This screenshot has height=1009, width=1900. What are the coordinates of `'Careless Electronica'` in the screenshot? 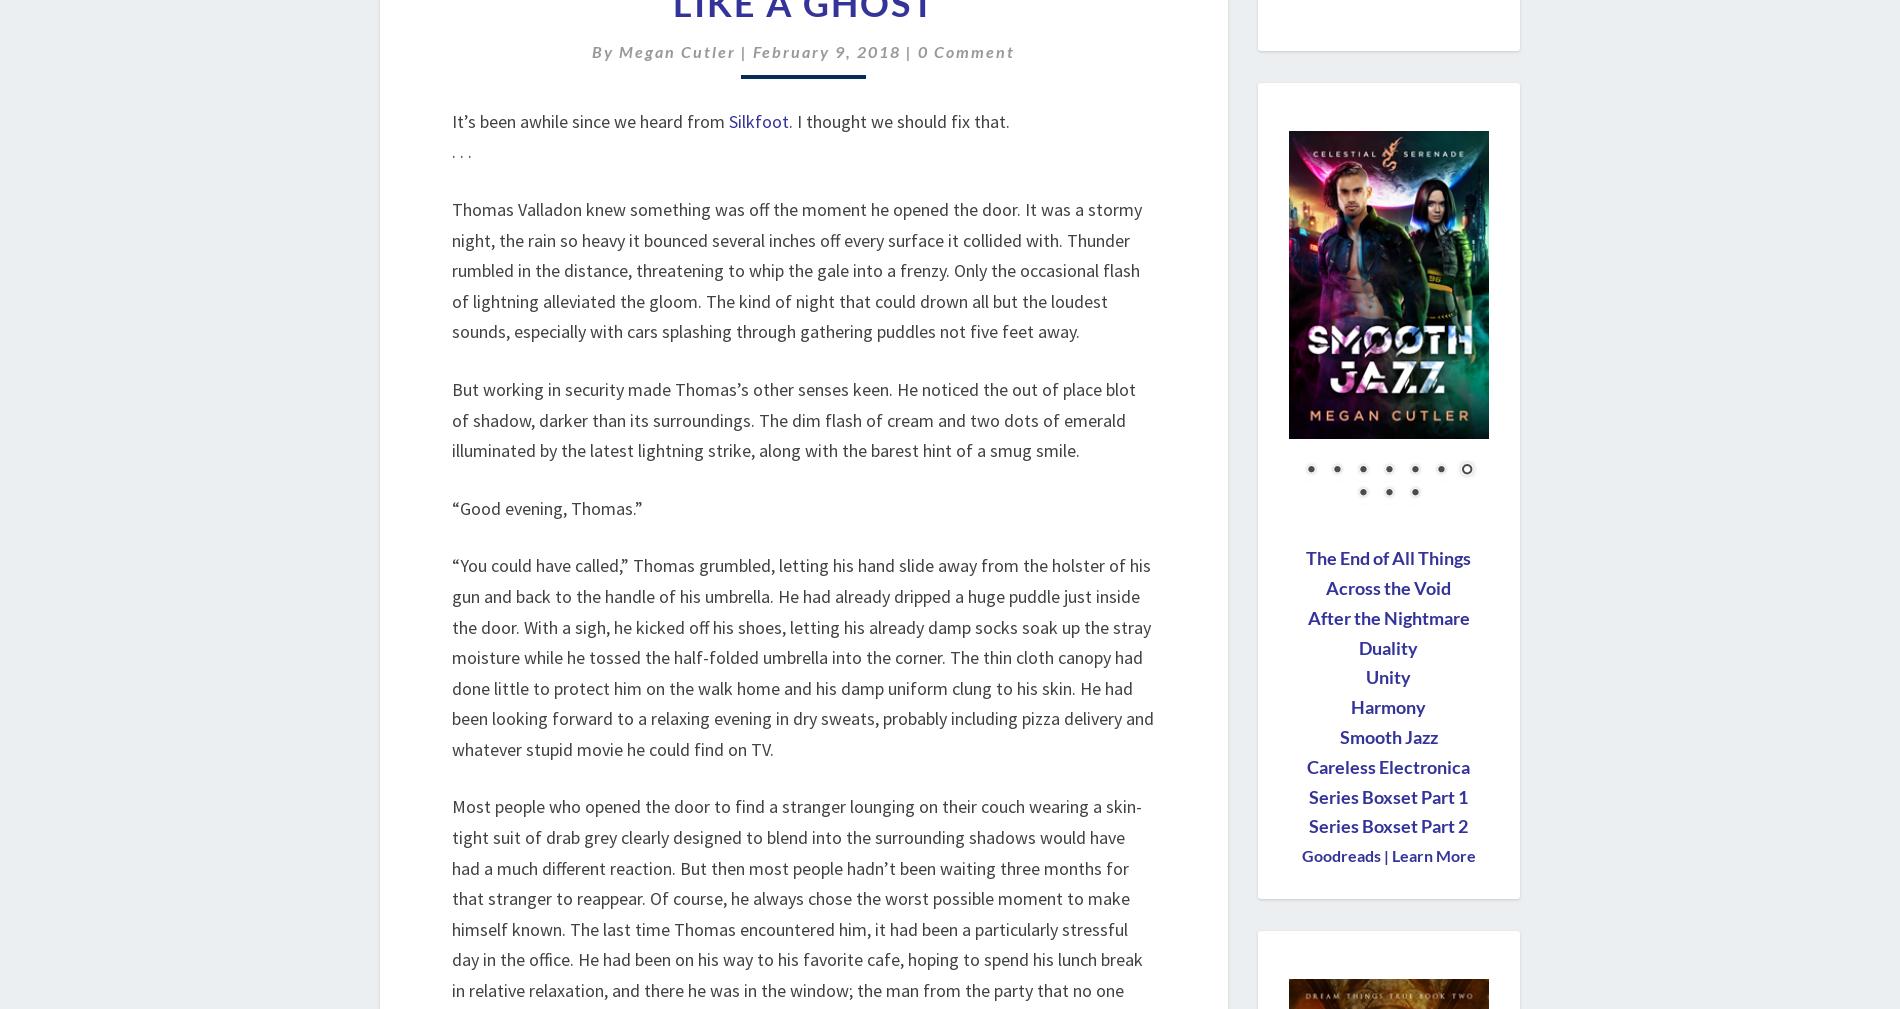 It's located at (1387, 766).